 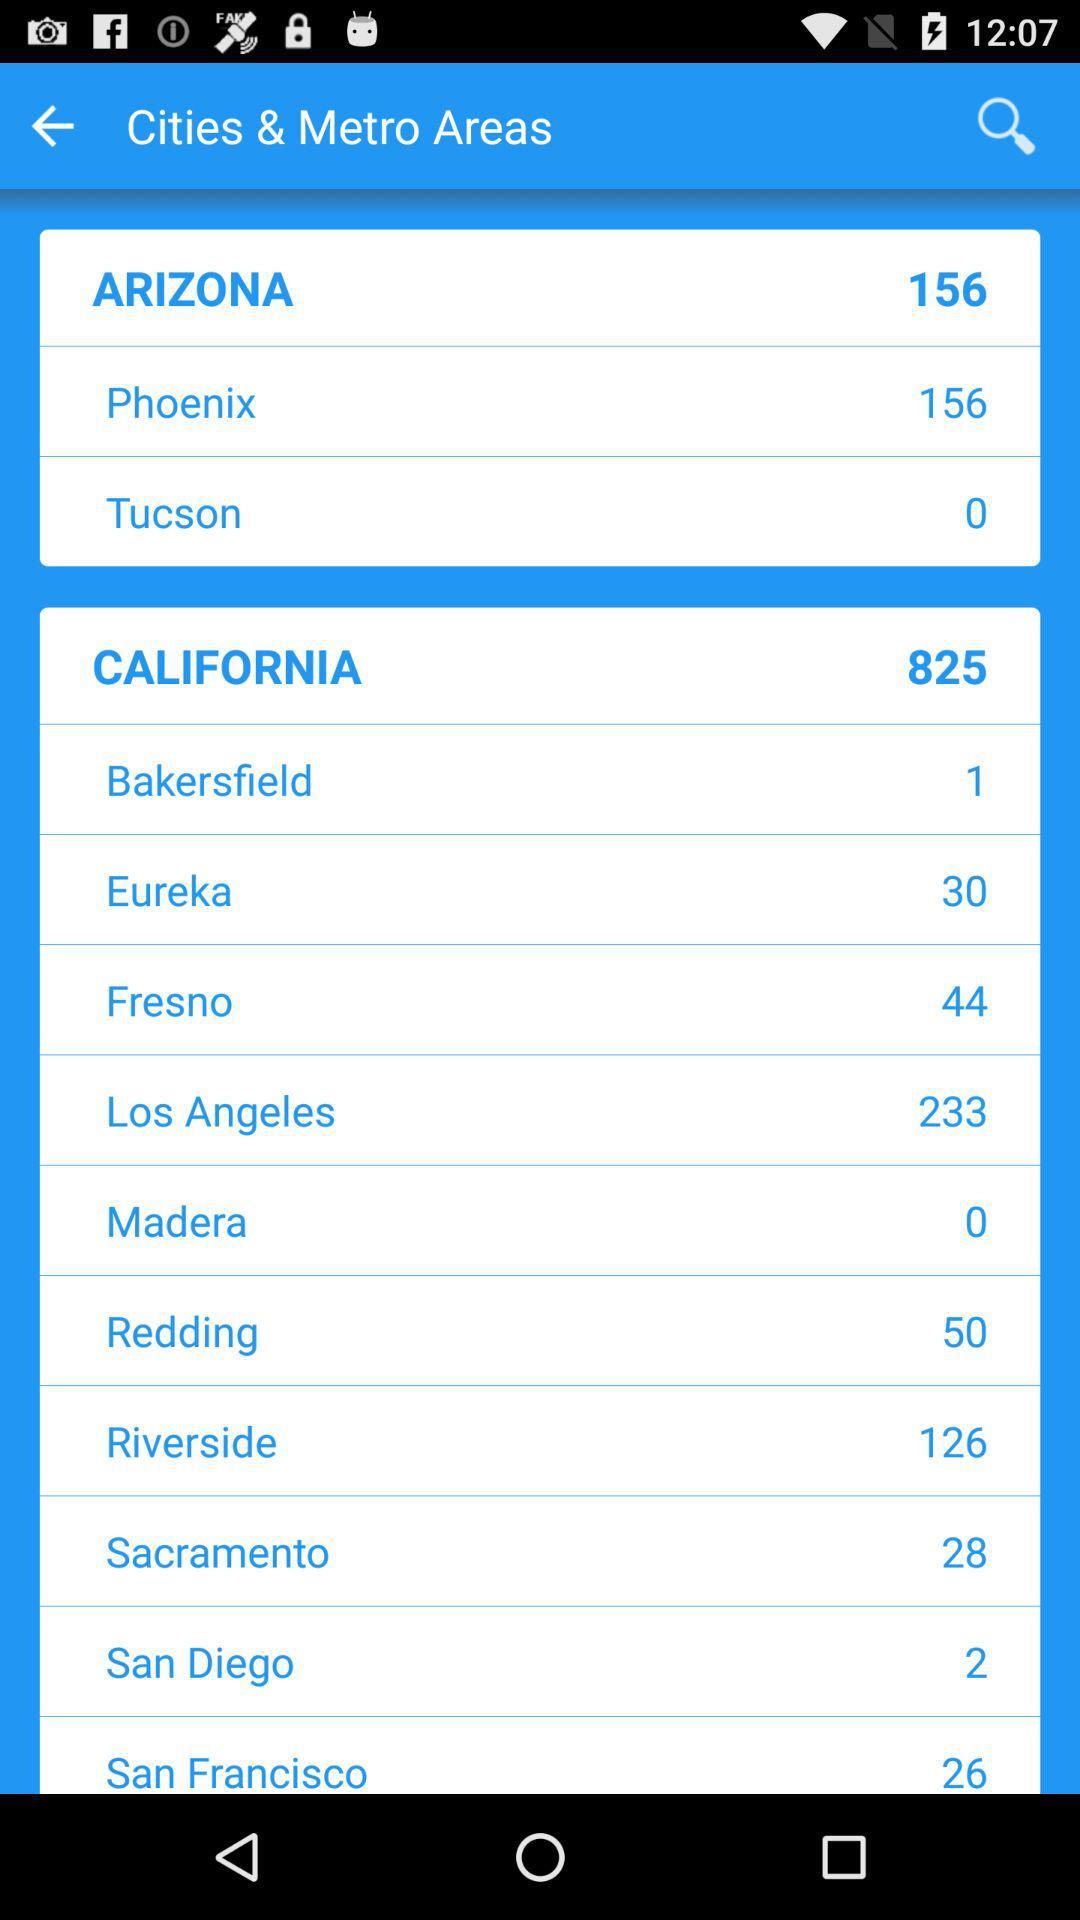 What do you see at coordinates (855, 1330) in the screenshot?
I see `item next to redding icon` at bounding box center [855, 1330].